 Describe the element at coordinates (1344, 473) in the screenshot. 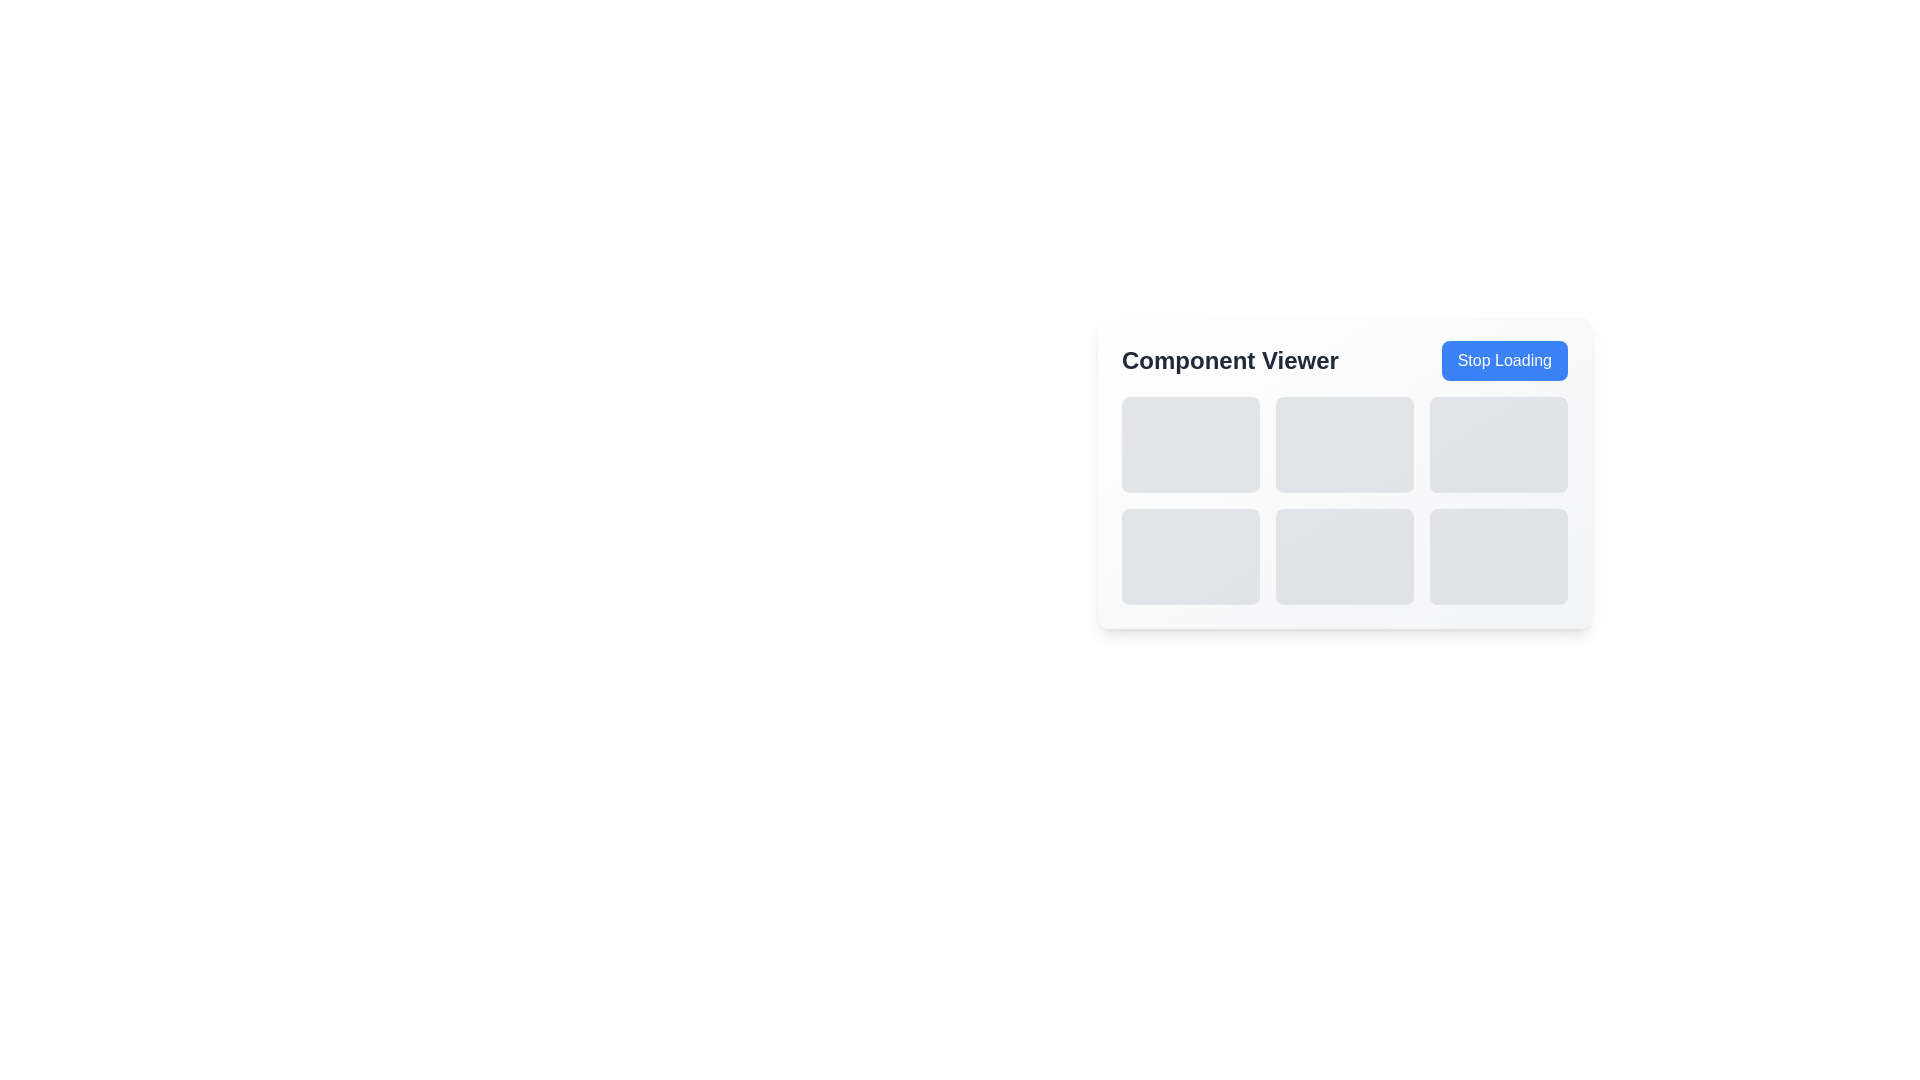

I see `the placeholder rectangles within the 'Component Viewer' panel that features a gradient background and a 'Stop Loading' button` at that location.